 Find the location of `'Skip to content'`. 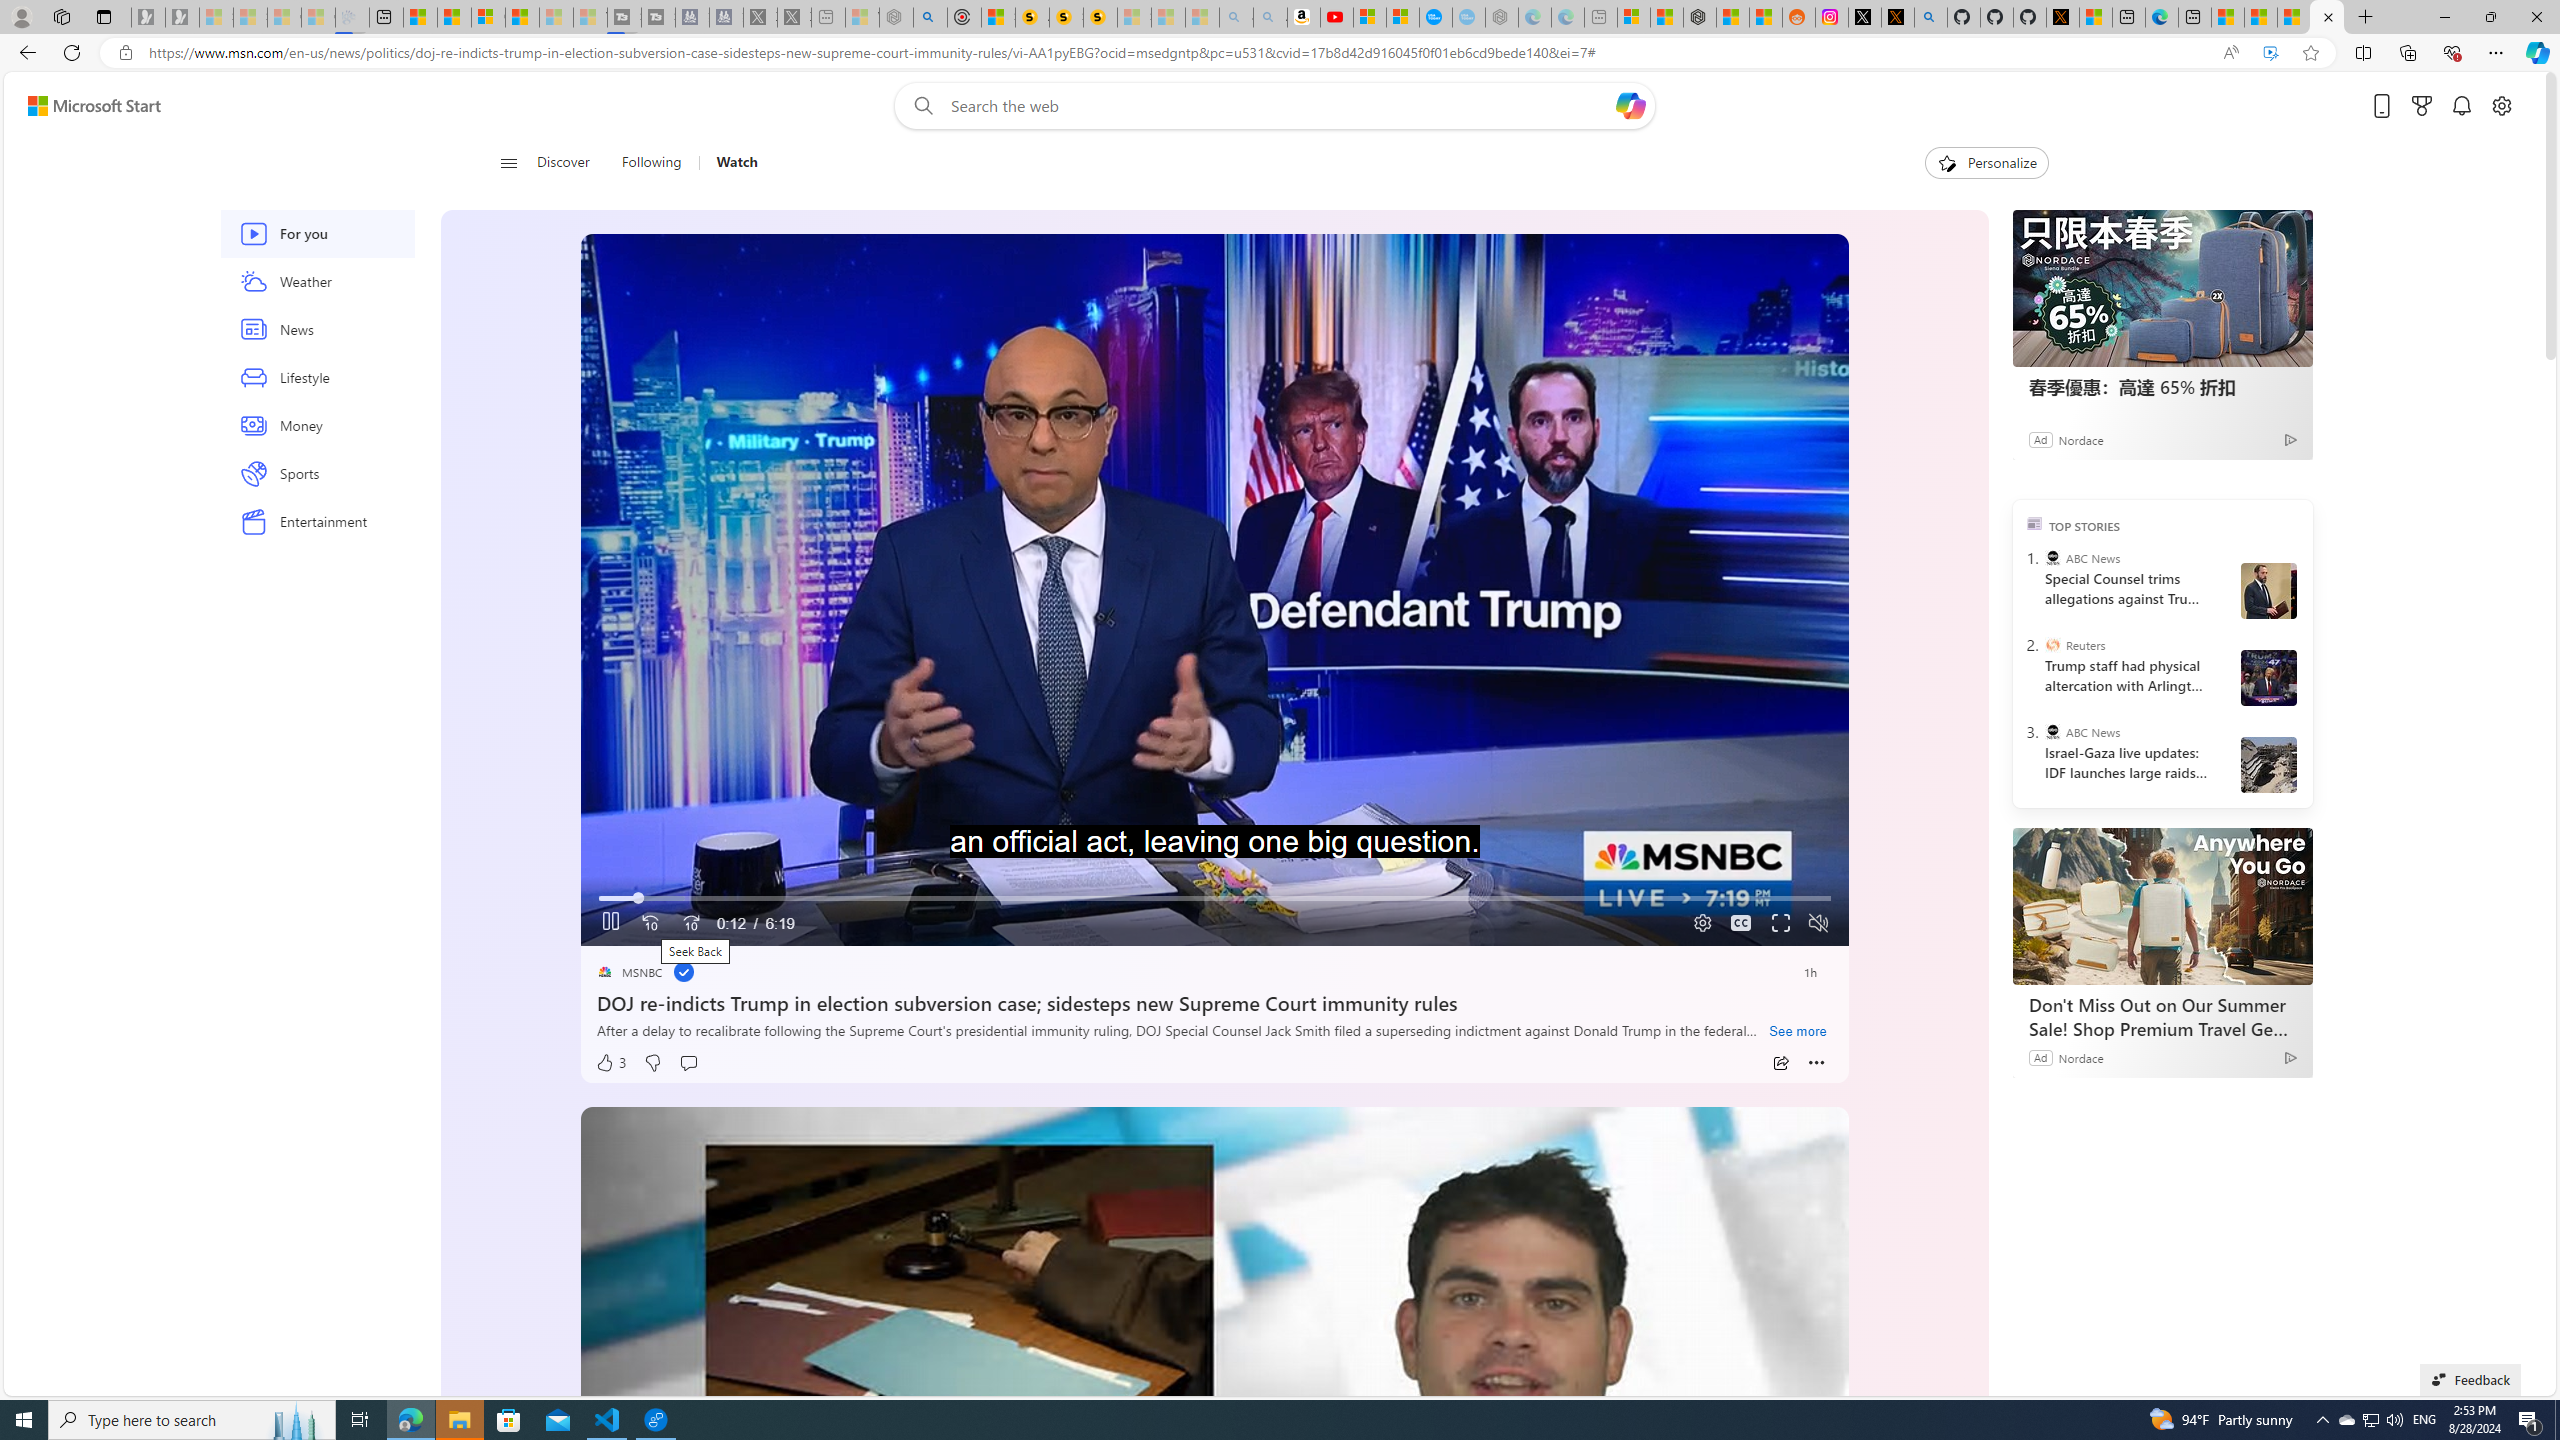

'Skip to content' is located at coordinates (86, 104).